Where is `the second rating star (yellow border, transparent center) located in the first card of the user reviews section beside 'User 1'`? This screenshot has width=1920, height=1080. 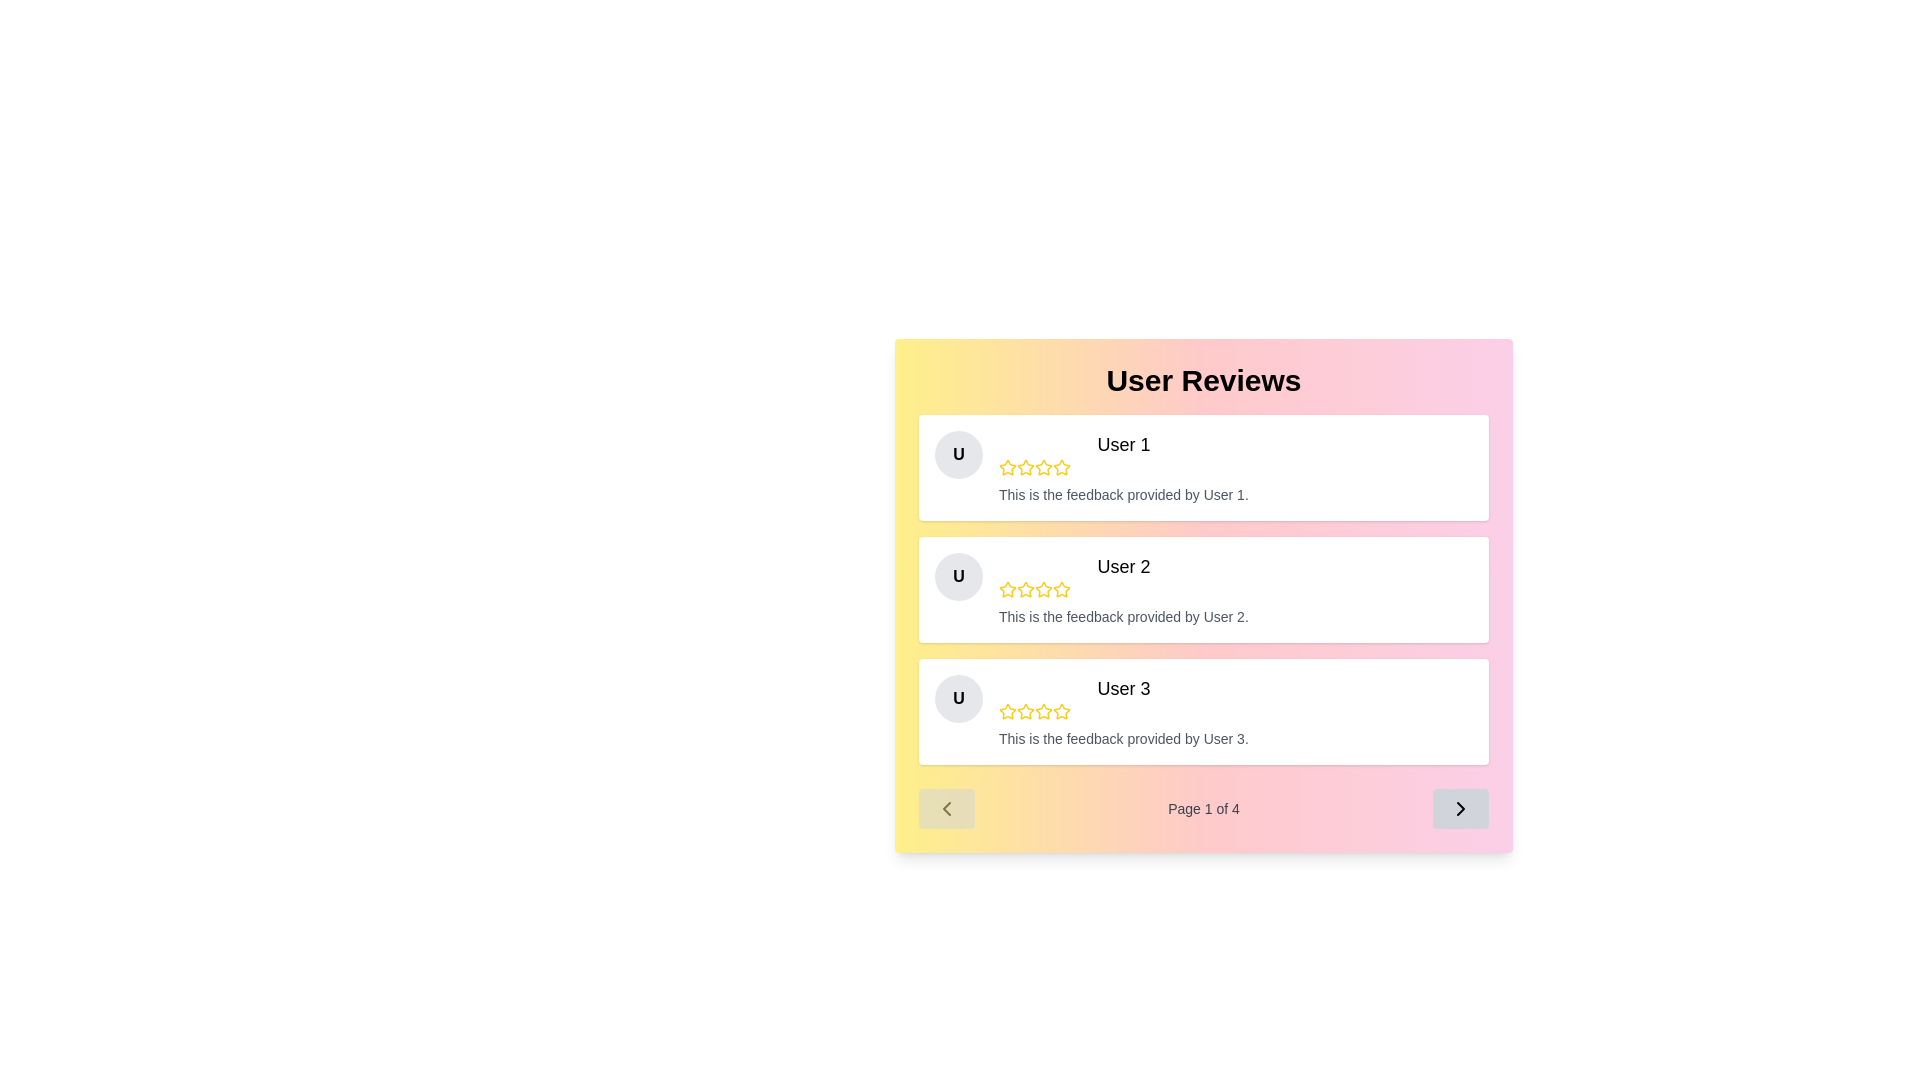
the second rating star (yellow border, transparent center) located in the first card of the user reviews section beside 'User 1' is located at coordinates (1026, 467).